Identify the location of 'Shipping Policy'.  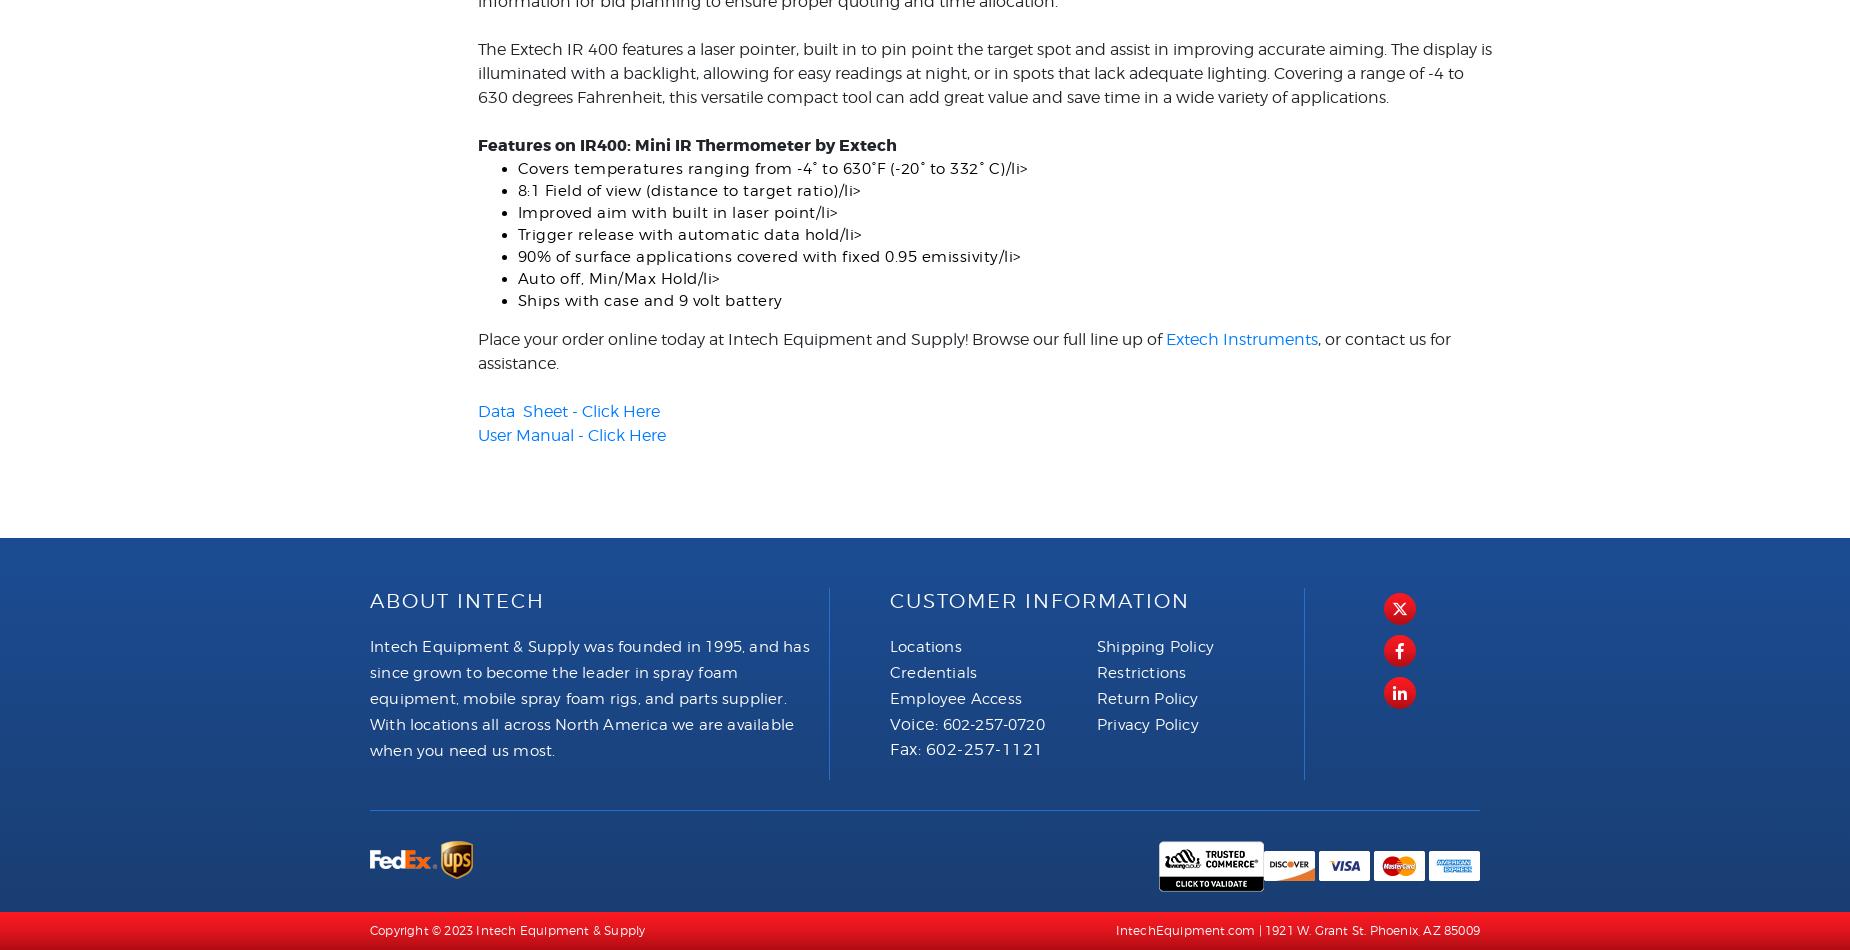
(1154, 646).